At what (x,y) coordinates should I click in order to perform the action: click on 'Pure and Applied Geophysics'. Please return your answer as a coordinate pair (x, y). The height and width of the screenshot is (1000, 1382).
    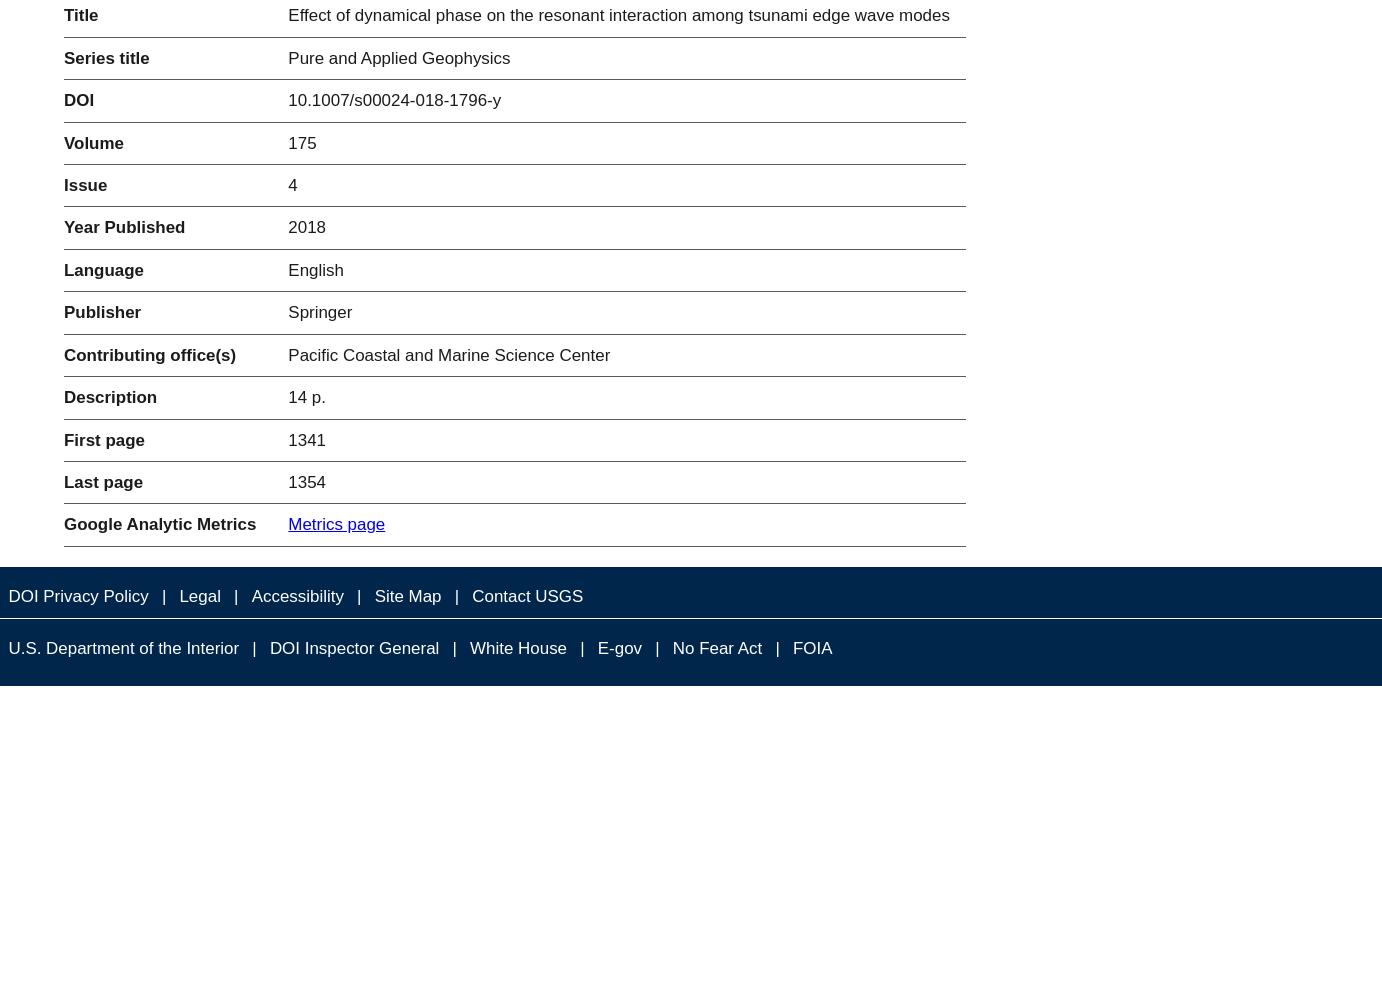
    Looking at the image, I should click on (398, 57).